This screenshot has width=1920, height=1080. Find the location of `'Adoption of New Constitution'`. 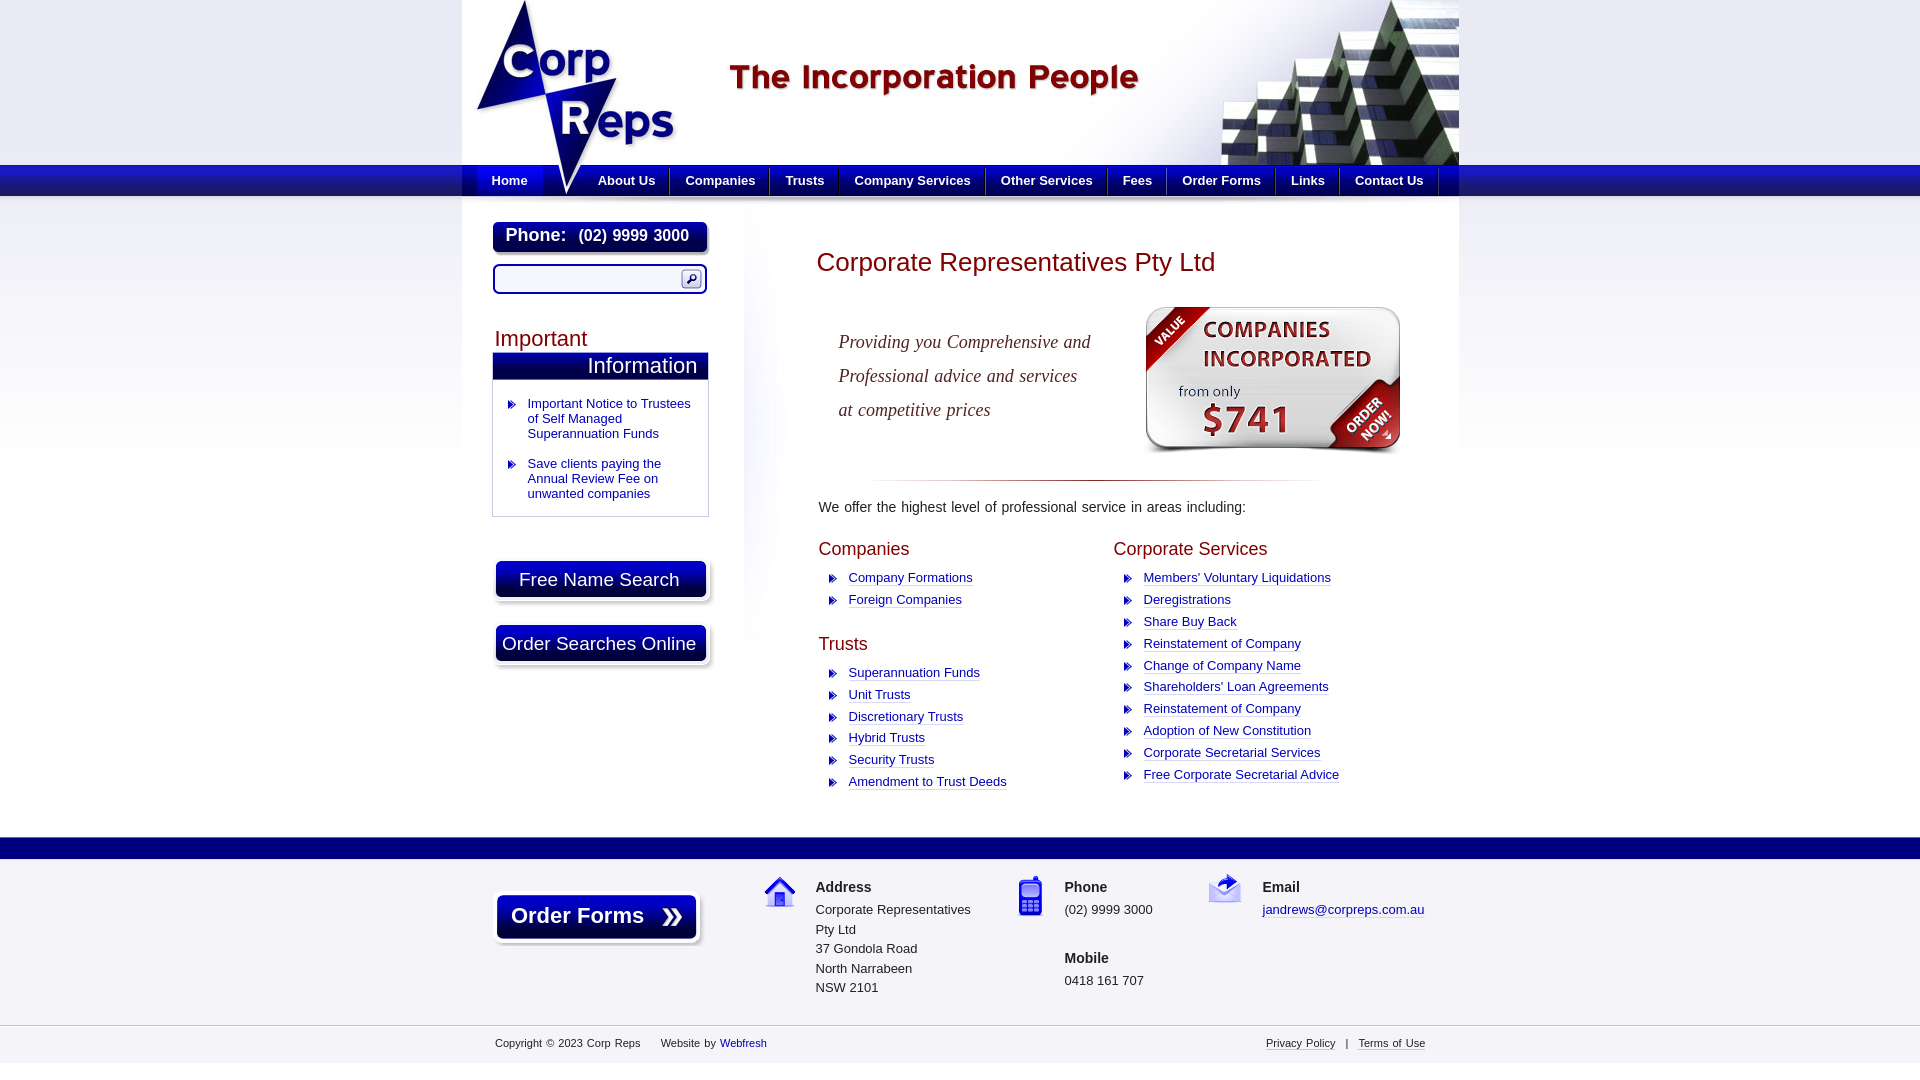

'Adoption of New Constitution' is located at coordinates (1227, 731).